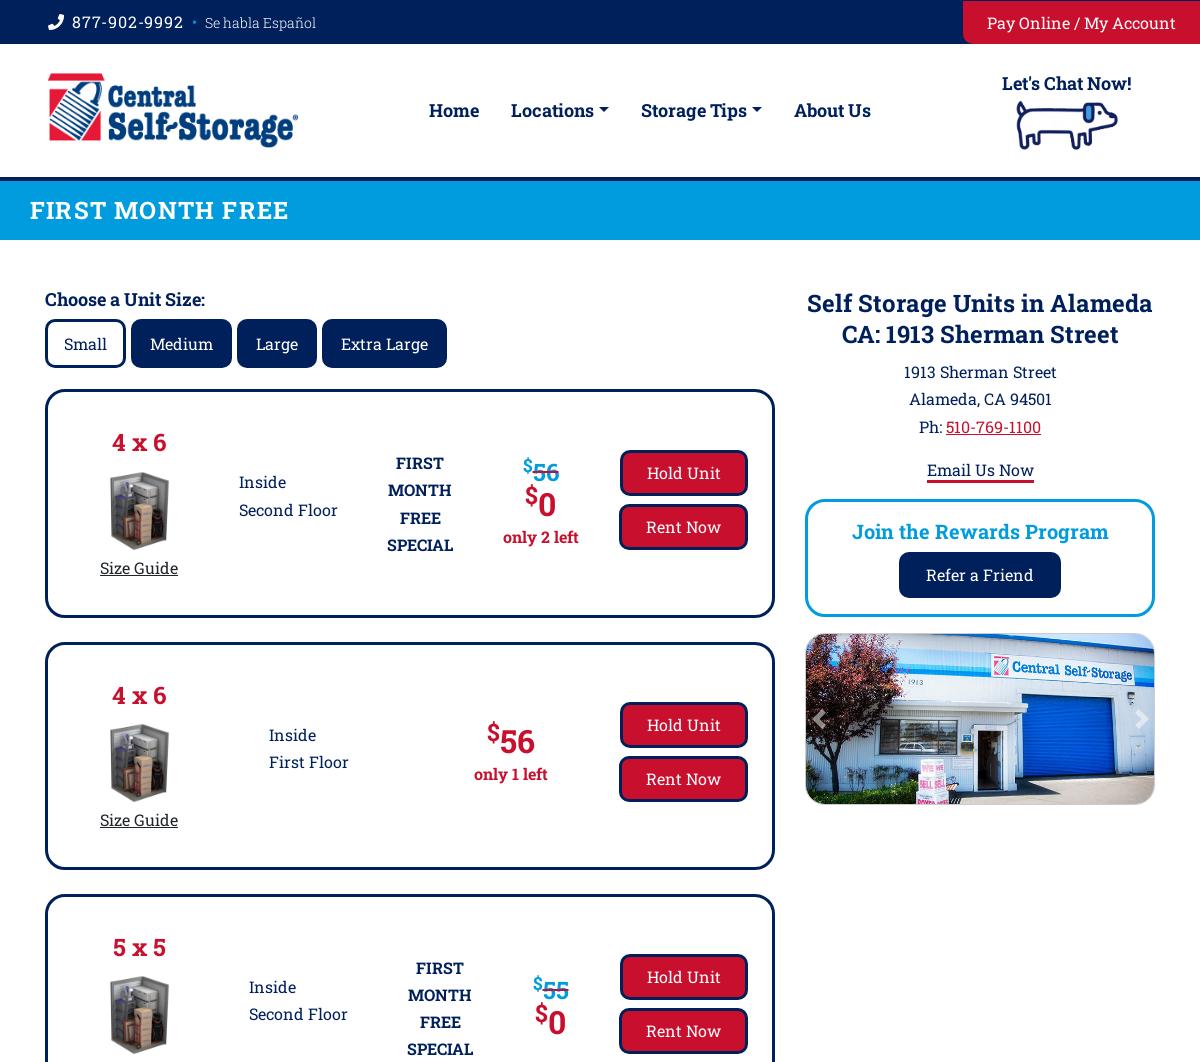 This screenshot has height=1062, width=1200. What do you see at coordinates (902, 370) in the screenshot?
I see `'1913 Sherman Street'` at bounding box center [902, 370].